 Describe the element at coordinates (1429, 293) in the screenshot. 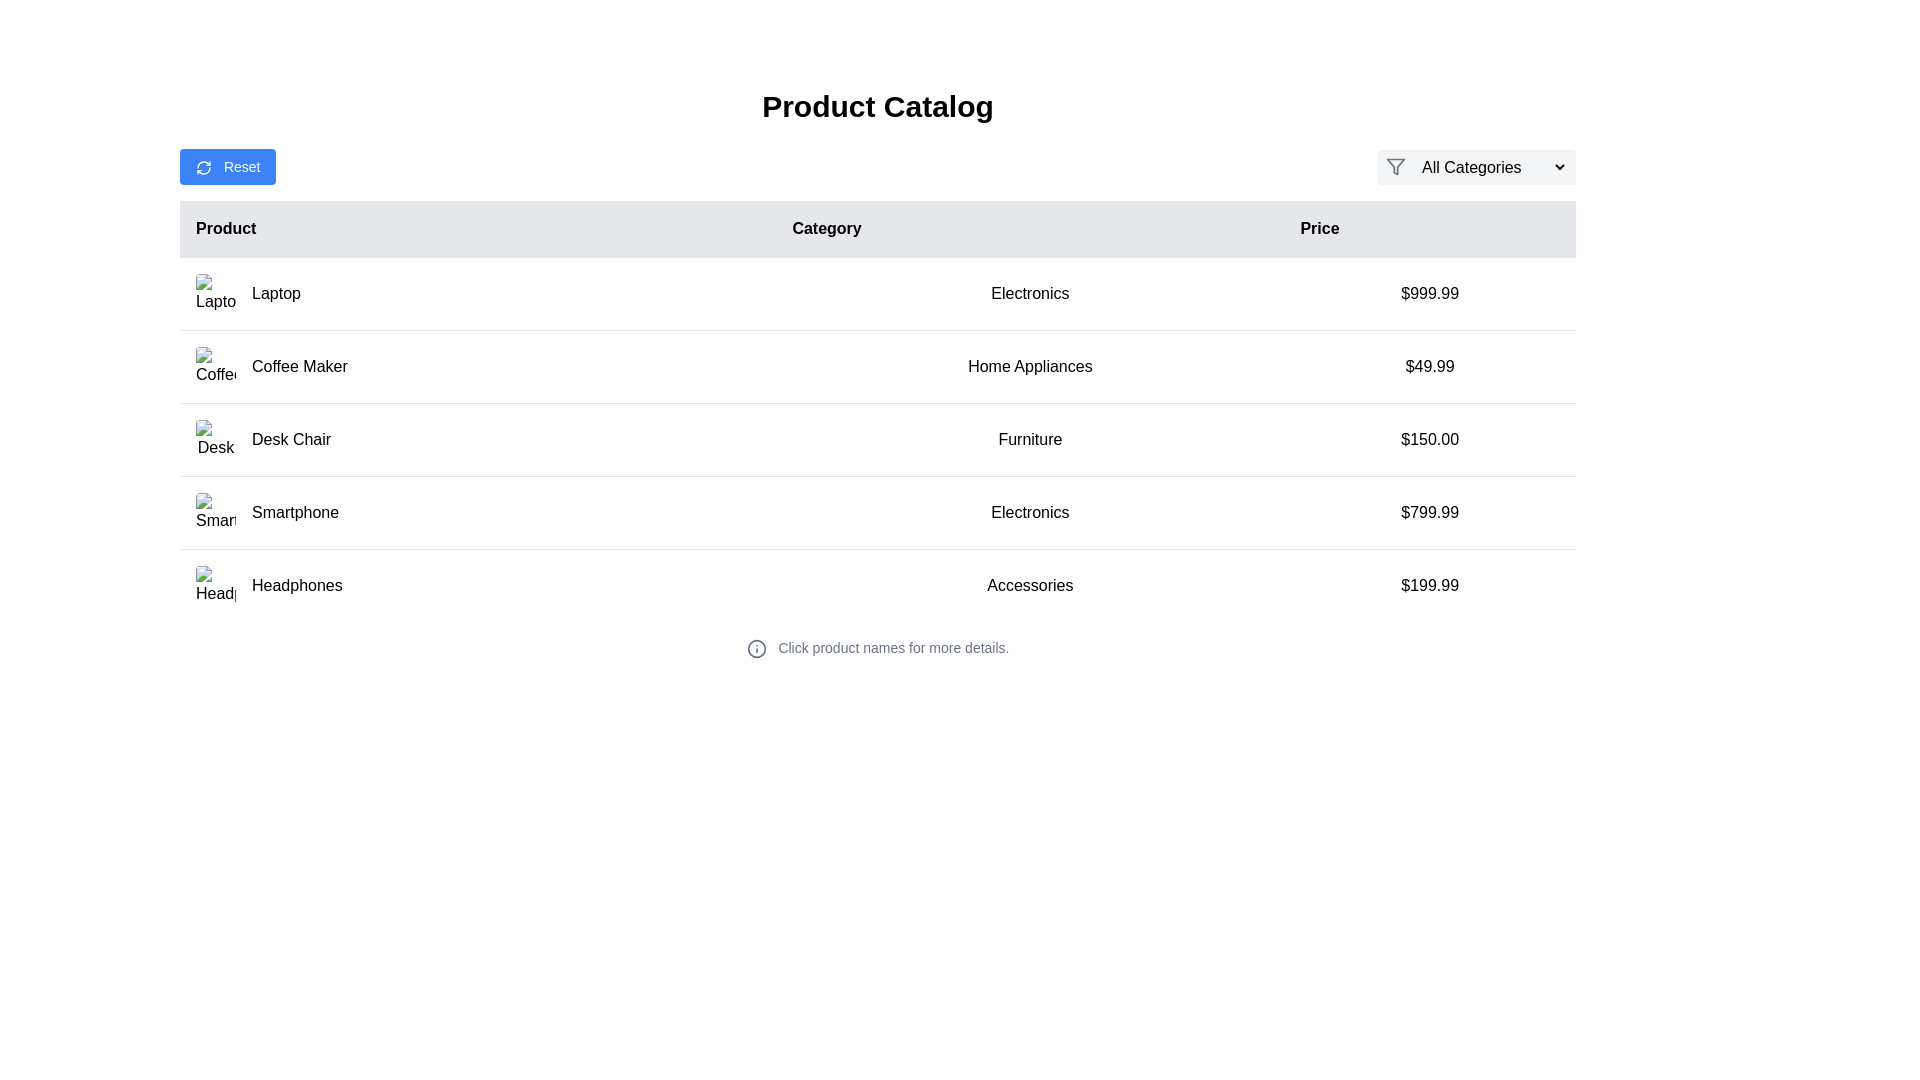

I see `the price label displaying '$999.99' in the 'Price' column of the Laptop product row` at that location.